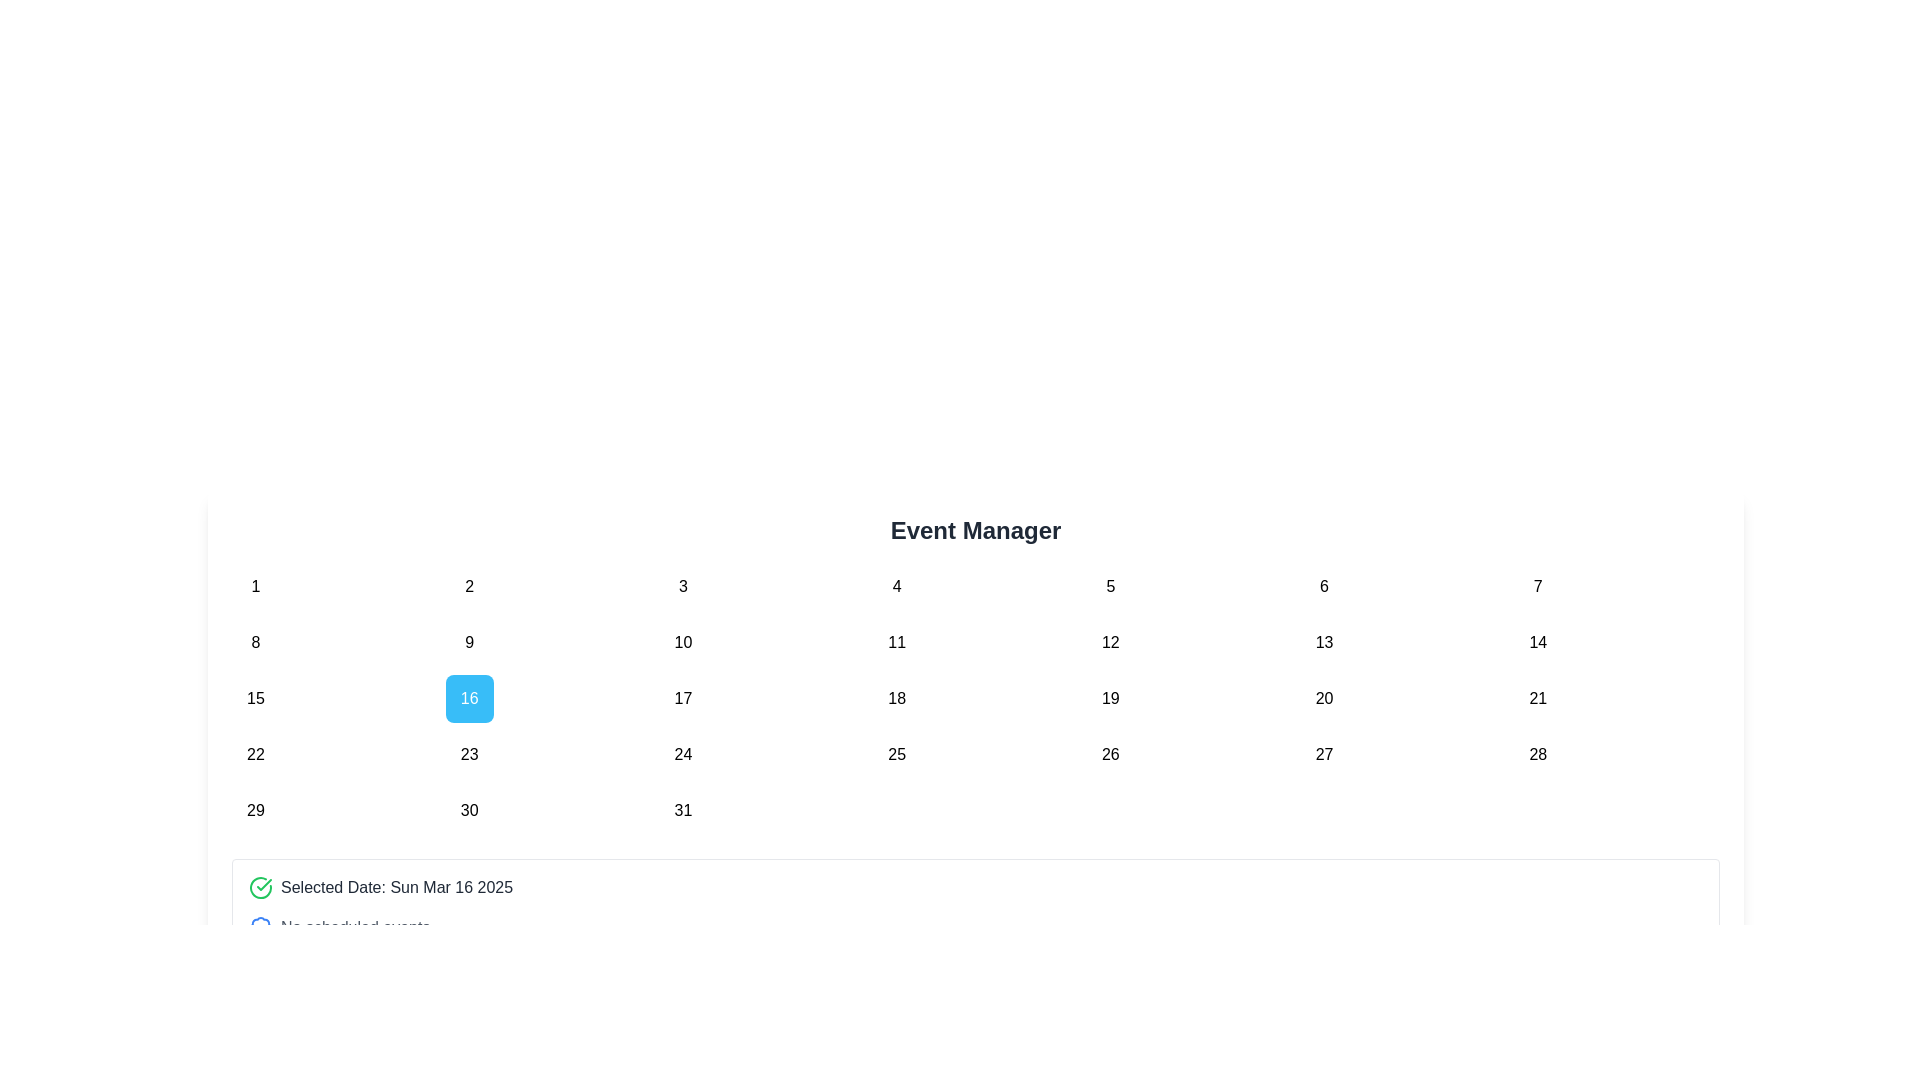  What do you see at coordinates (896, 643) in the screenshot?
I see `the button displaying the number '11' in the calendar grid` at bounding box center [896, 643].